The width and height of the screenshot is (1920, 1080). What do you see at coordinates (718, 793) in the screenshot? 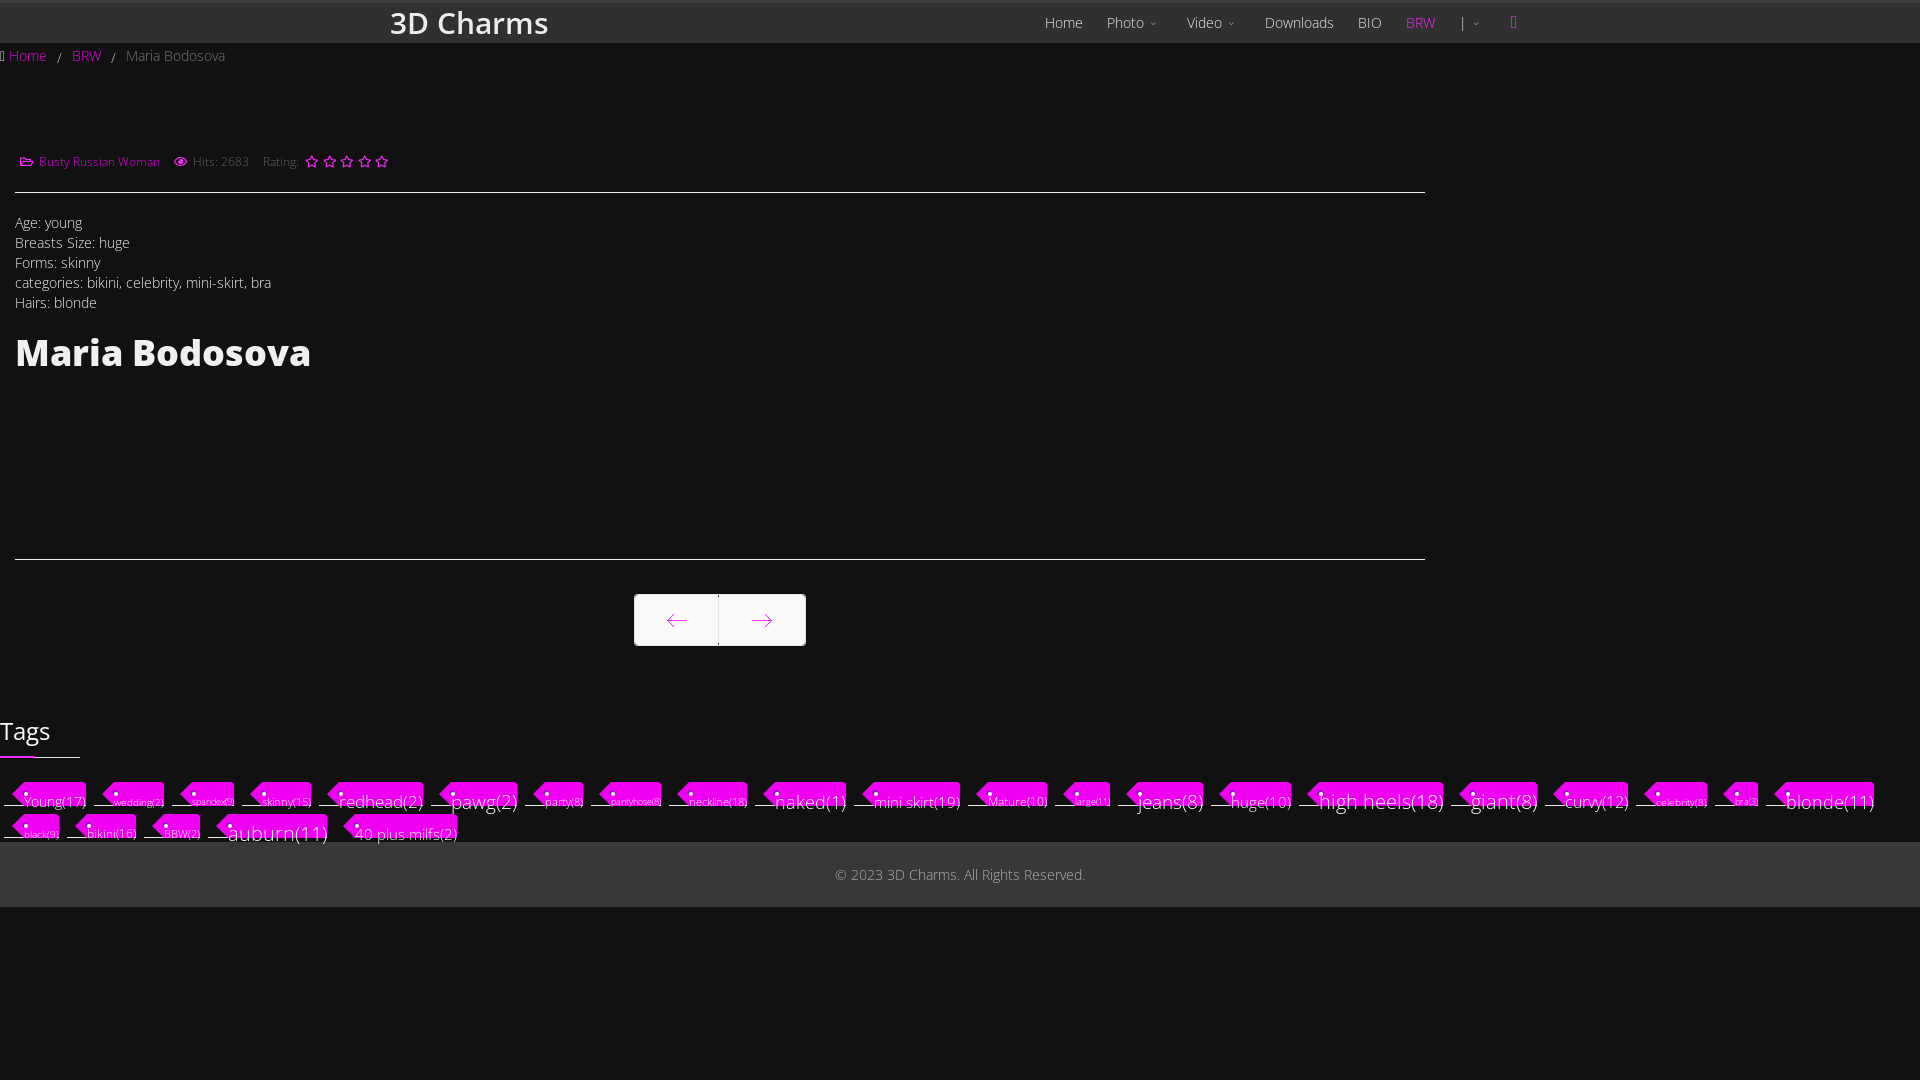
I see `'neckline(18)'` at bounding box center [718, 793].